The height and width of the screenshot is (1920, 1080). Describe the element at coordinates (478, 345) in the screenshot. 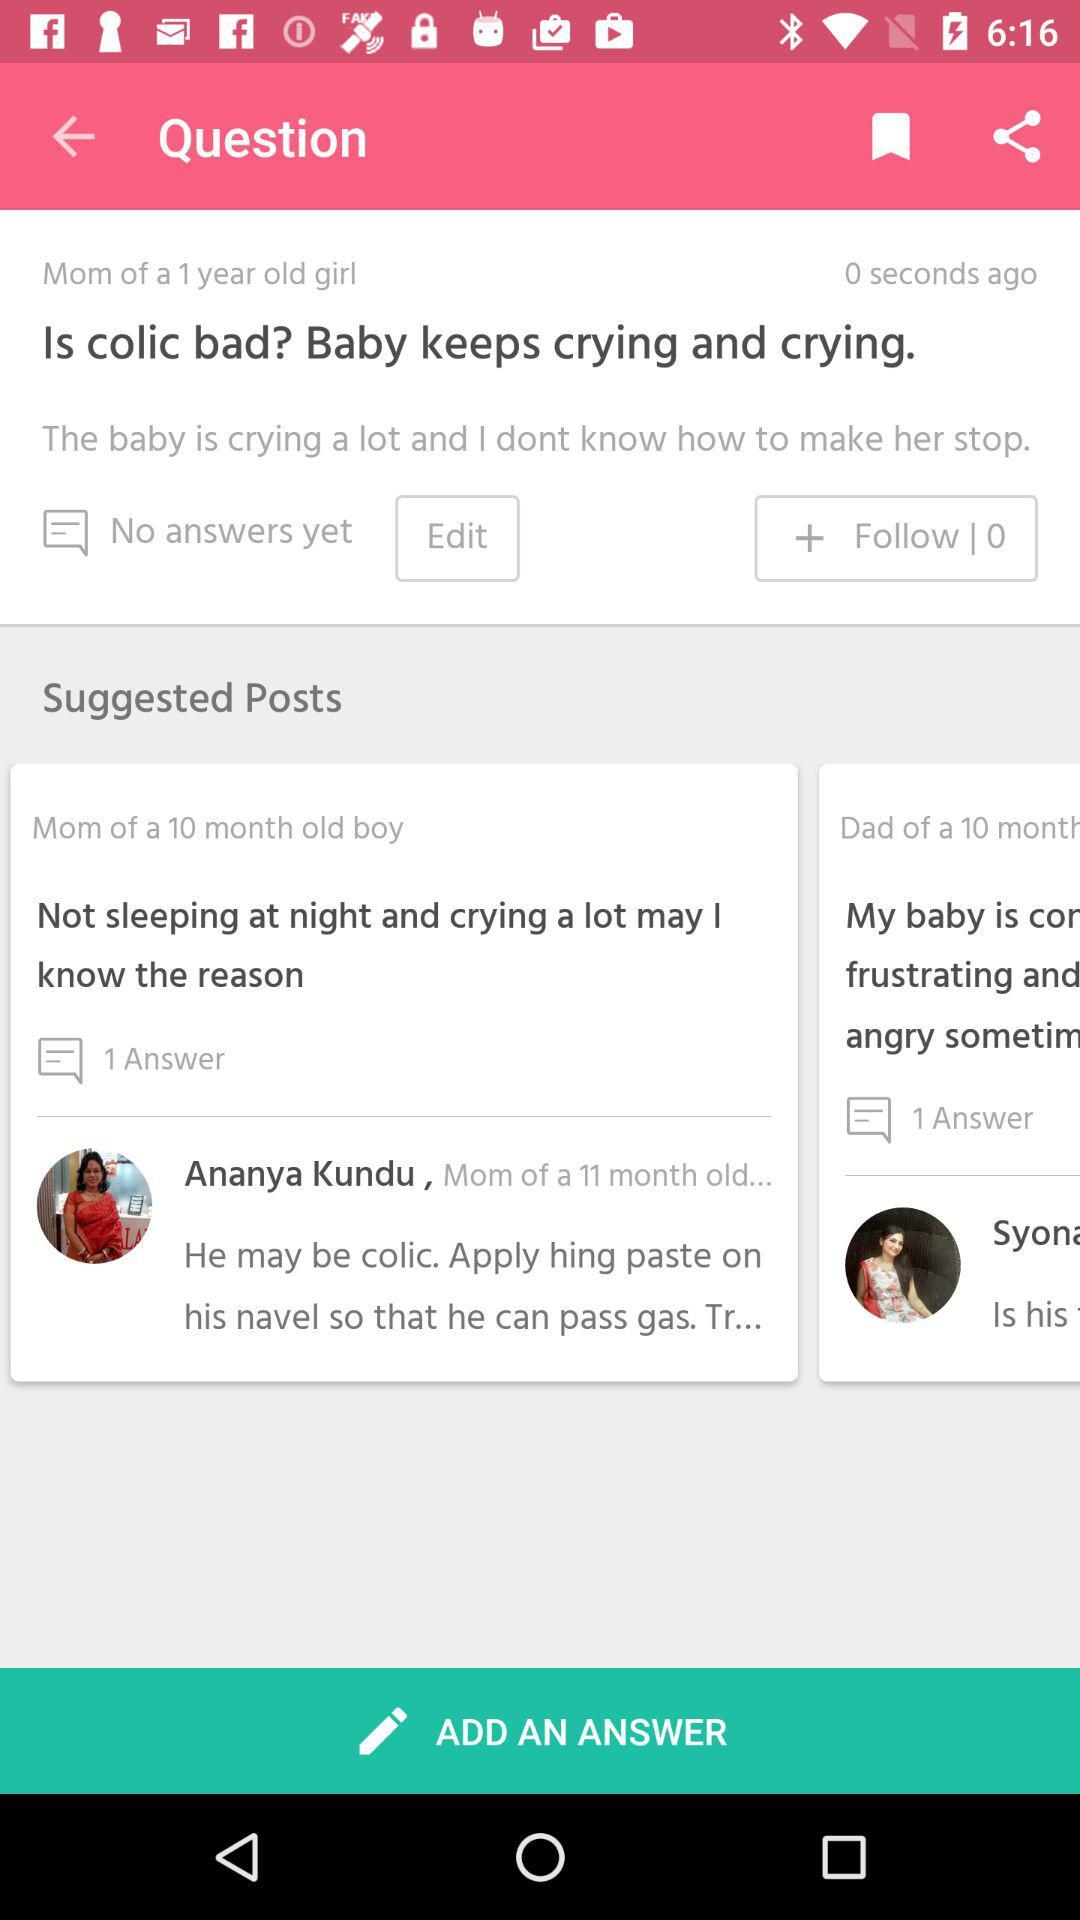

I see `the item above the baby is item` at that location.